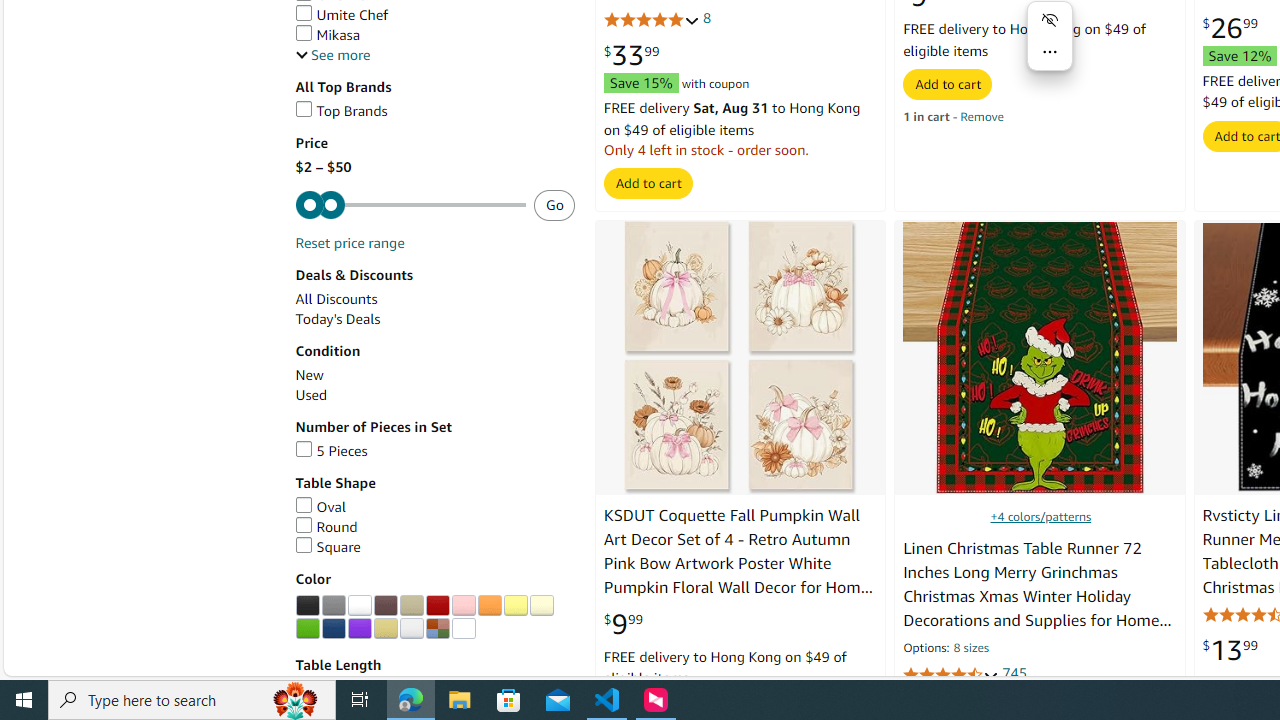 Image resolution: width=1280 pixels, height=720 pixels. I want to click on 'All Discounts', so click(433, 299).